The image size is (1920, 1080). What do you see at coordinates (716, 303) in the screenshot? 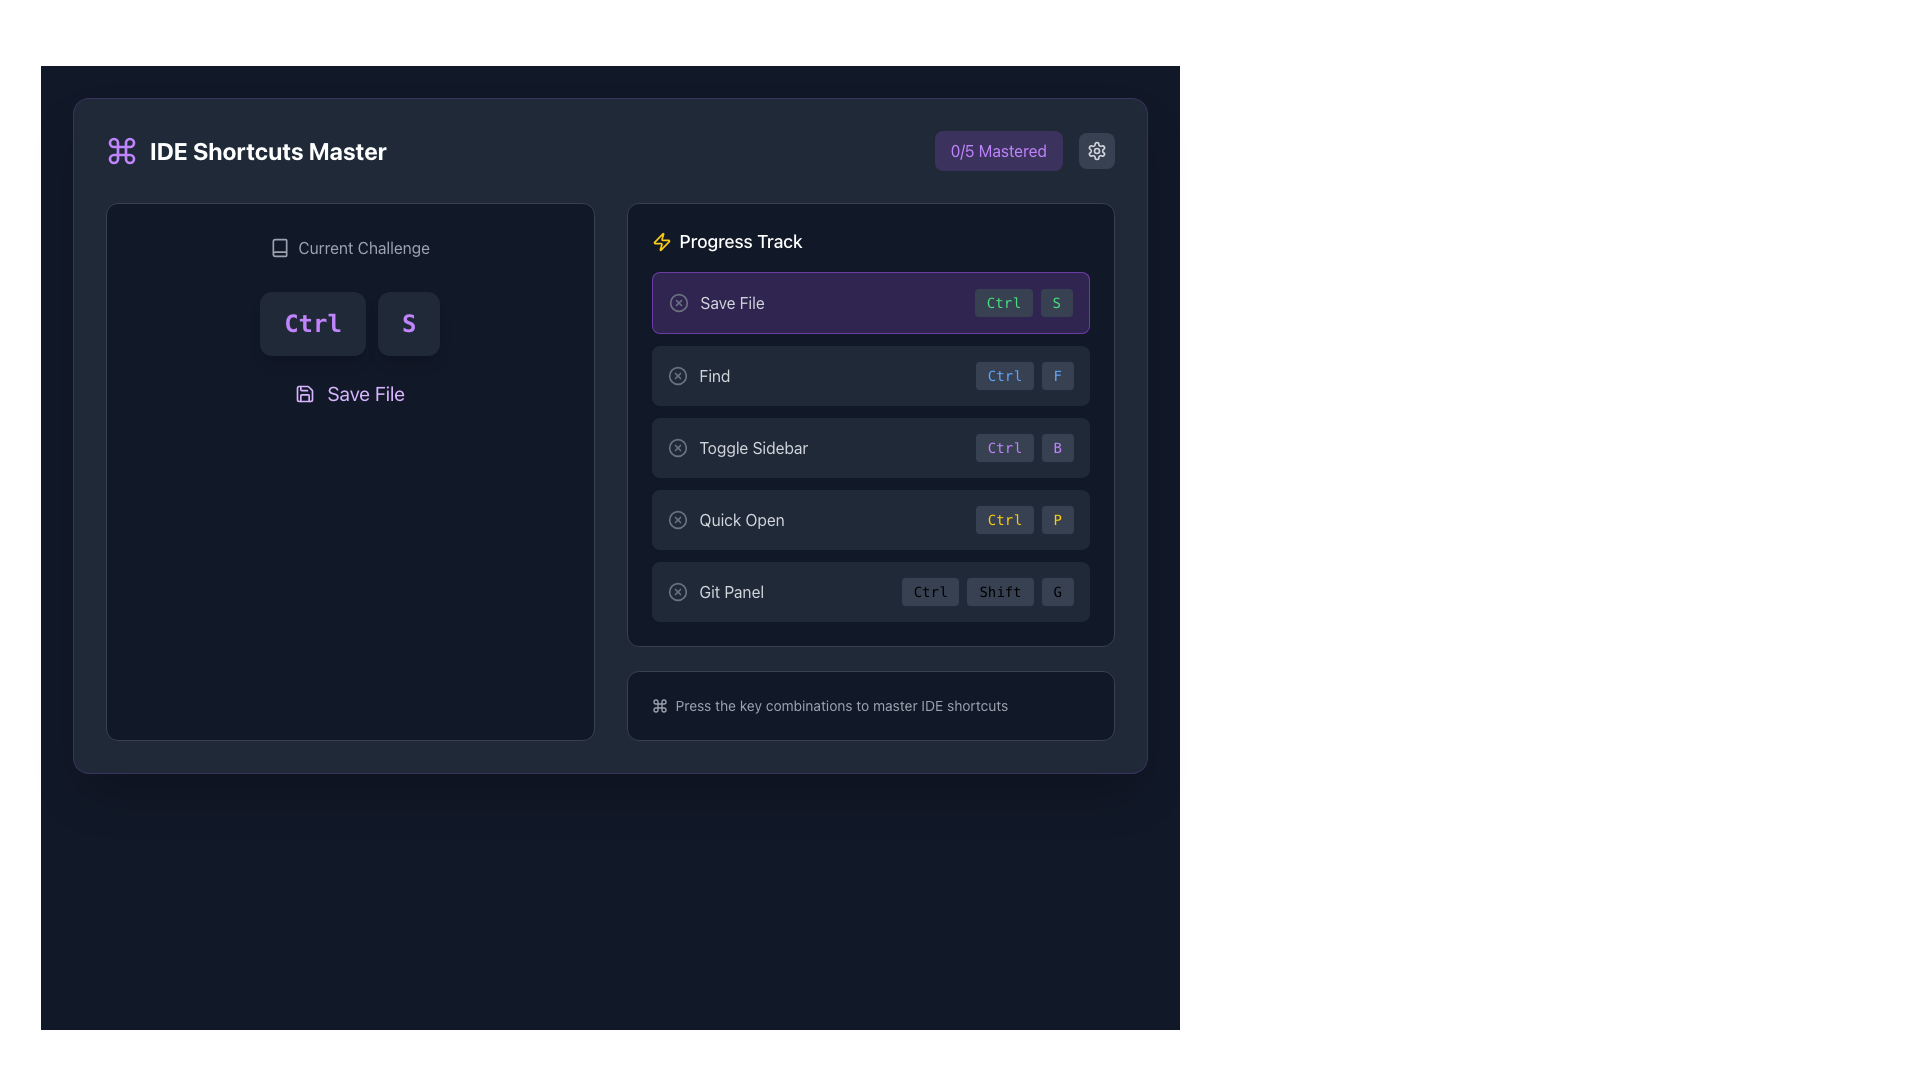
I see `the first item in the list of keyboard shortcuts that provides information about the 'Save File' operation under the 'Progress Track' section to read its contents` at bounding box center [716, 303].